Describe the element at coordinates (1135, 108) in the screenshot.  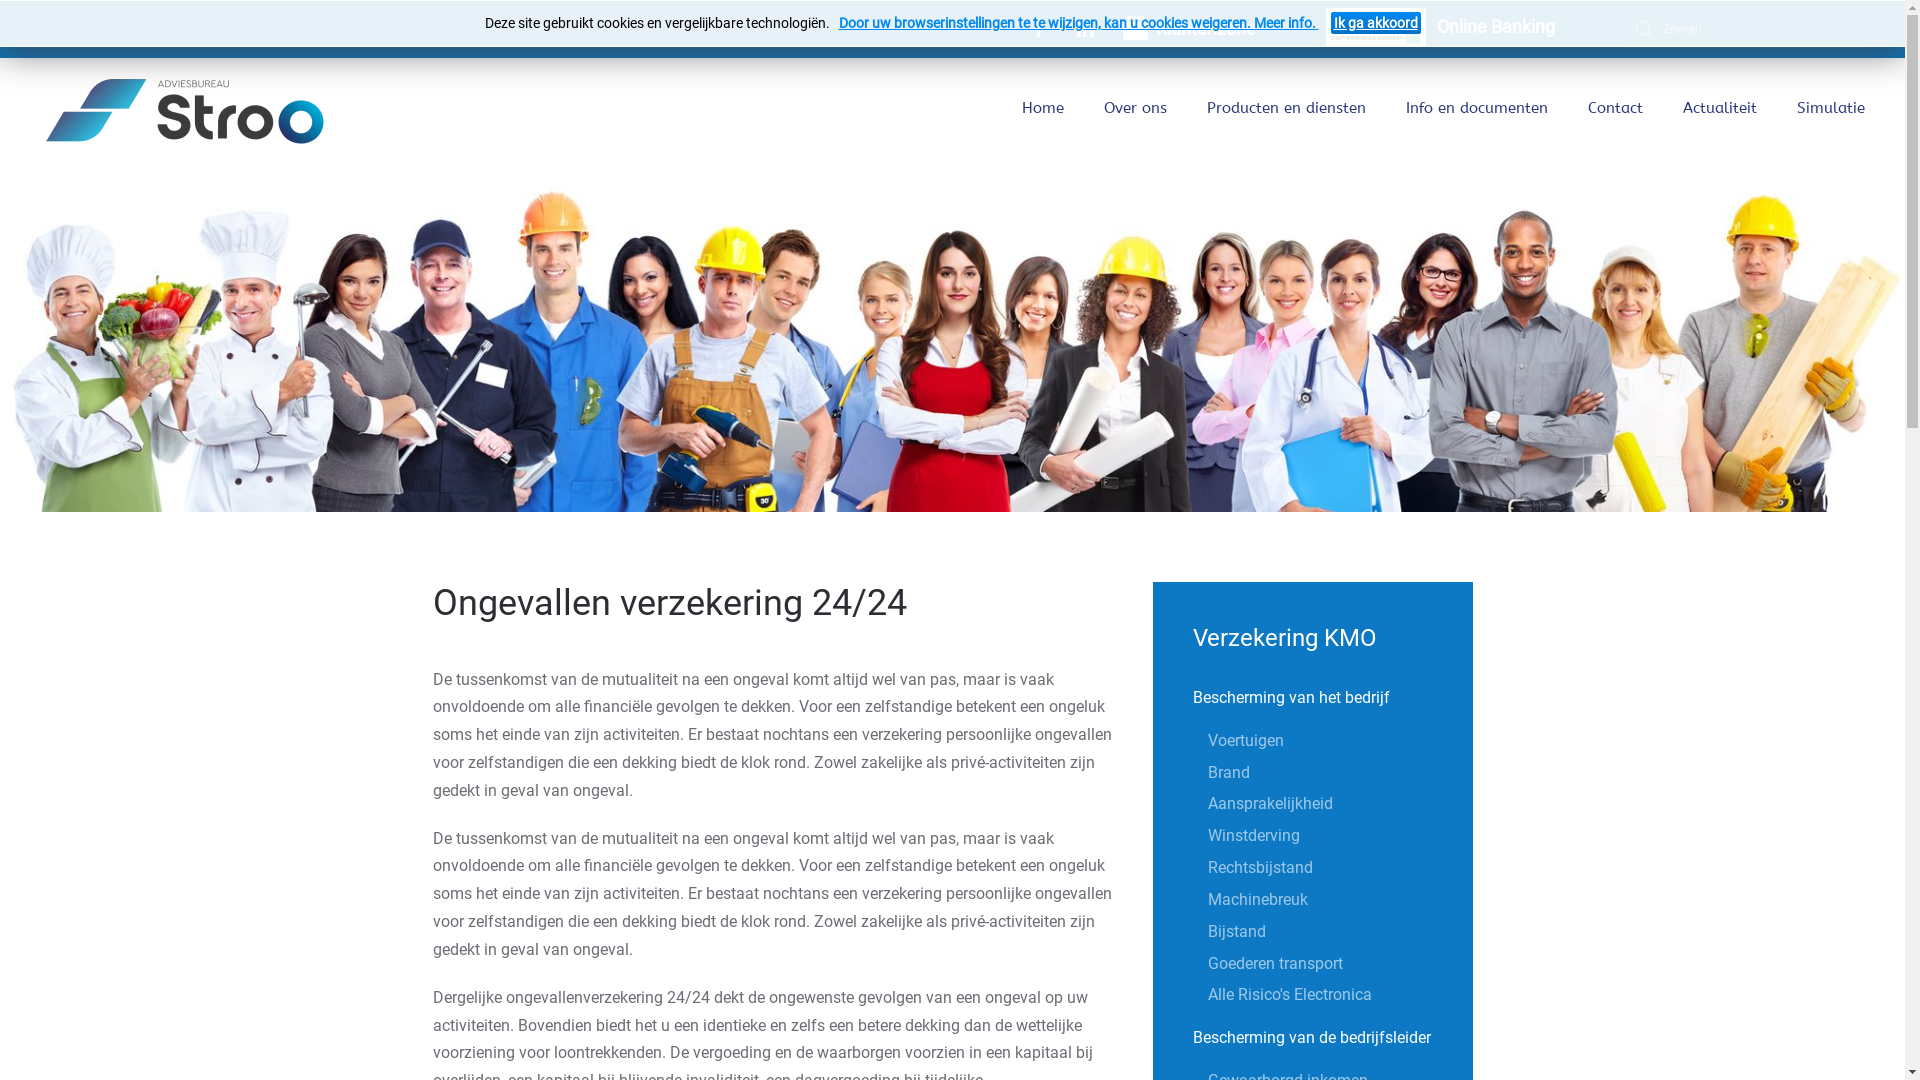
I see `'Over ons'` at that location.